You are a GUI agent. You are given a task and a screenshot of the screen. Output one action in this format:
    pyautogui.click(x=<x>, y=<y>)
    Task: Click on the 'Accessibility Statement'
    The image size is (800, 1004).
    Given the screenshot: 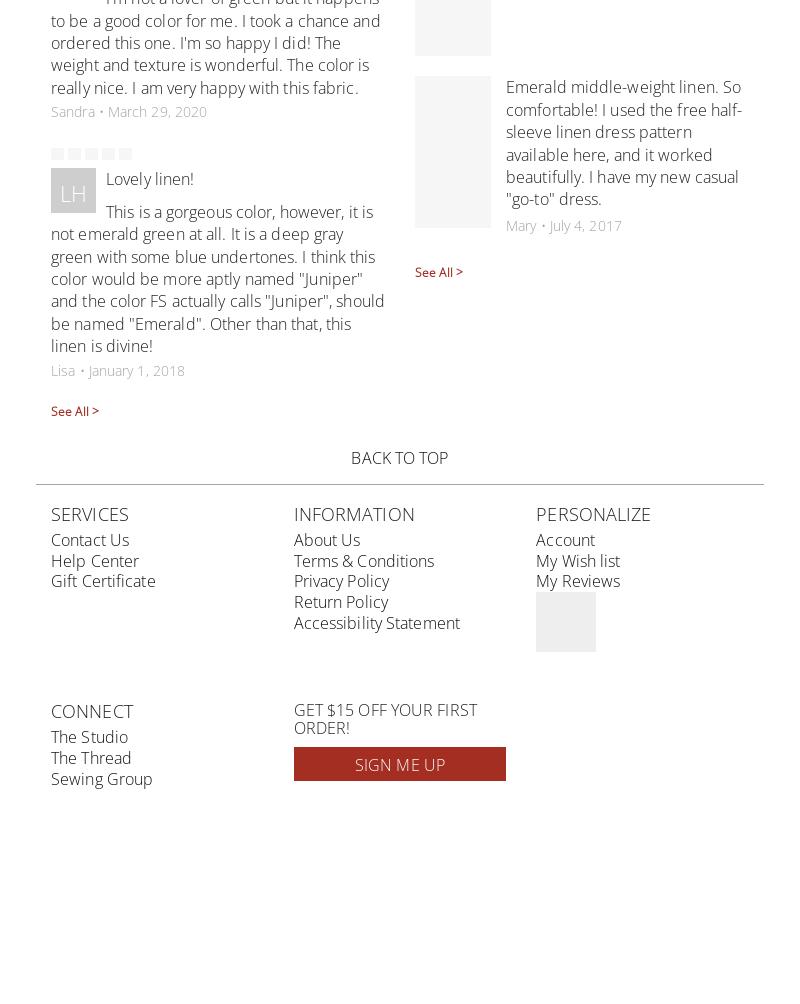 What is the action you would take?
    pyautogui.click(x=293, y=622)
    